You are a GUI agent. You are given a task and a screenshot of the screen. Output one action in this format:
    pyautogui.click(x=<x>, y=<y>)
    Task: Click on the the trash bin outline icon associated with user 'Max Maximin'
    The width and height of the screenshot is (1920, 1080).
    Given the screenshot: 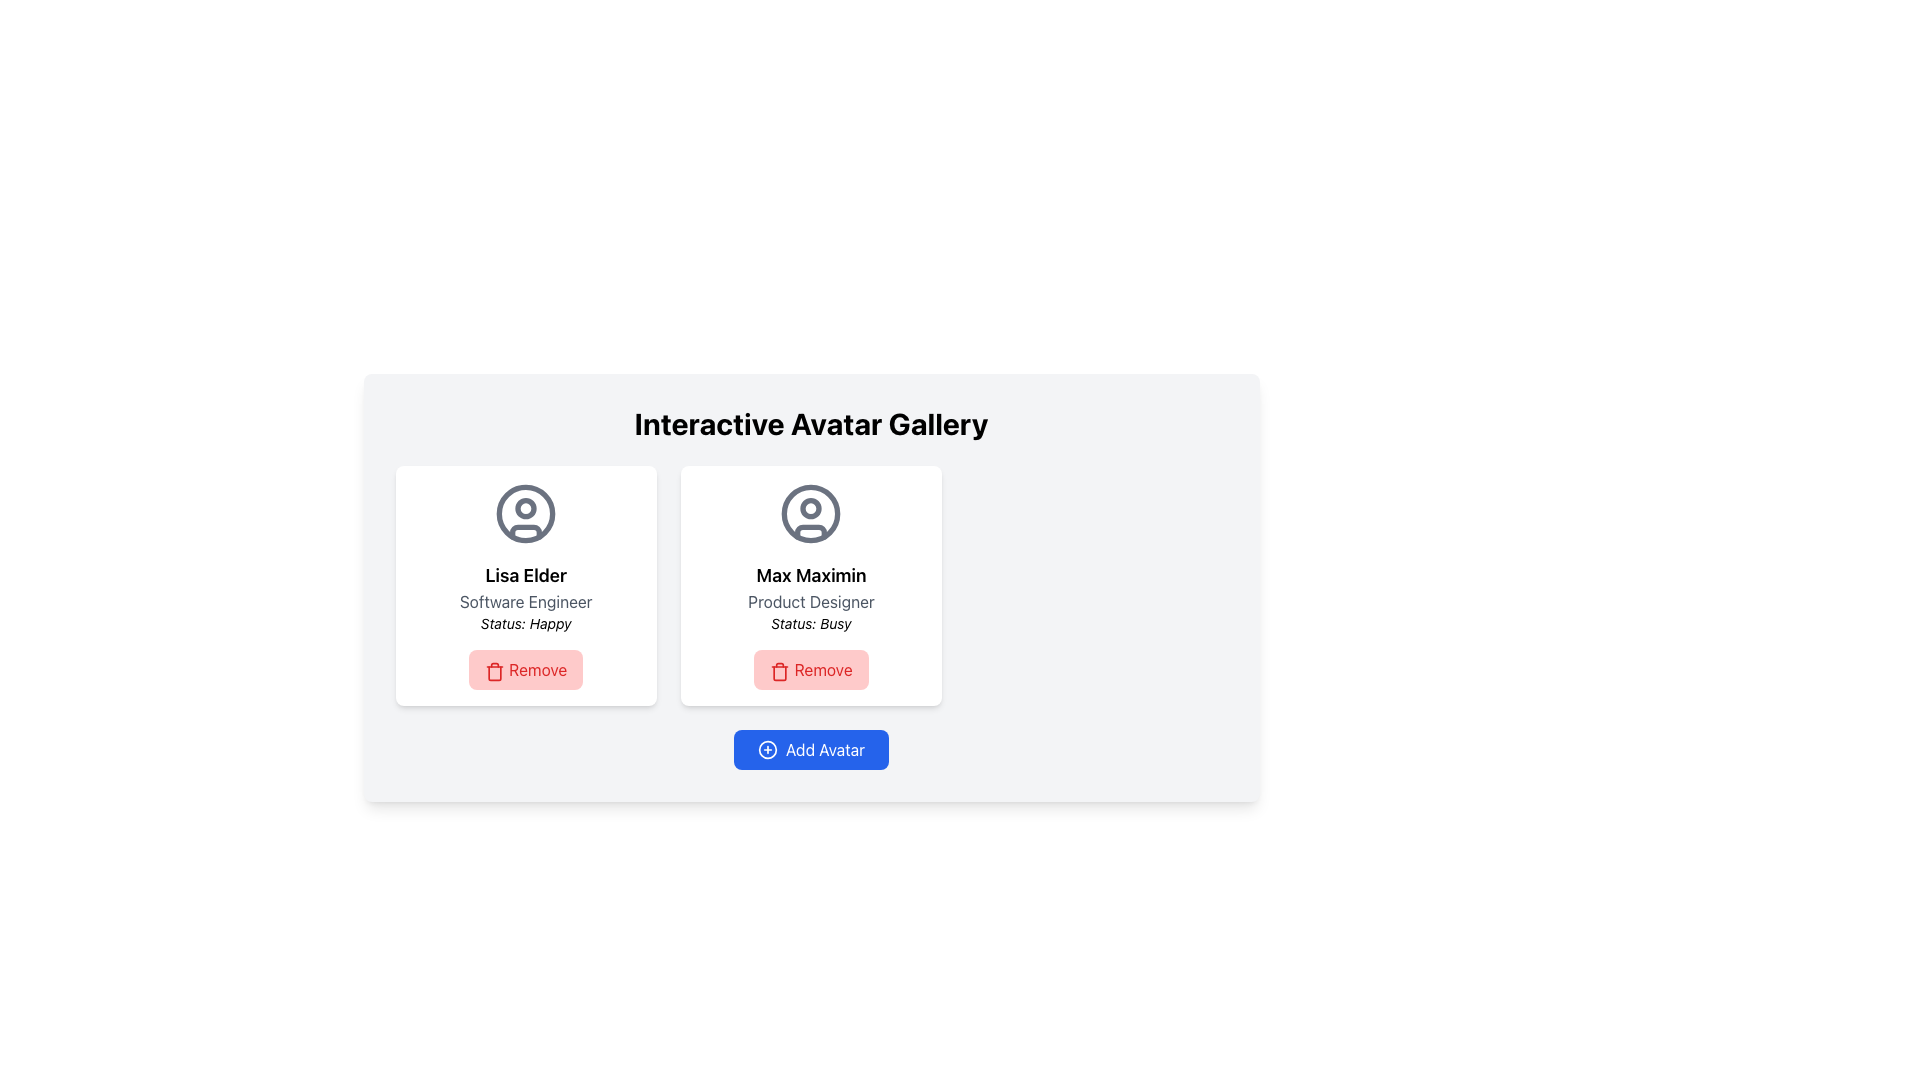 What is the action you would take?
    pyautogui.click(x=779, y=673)
    